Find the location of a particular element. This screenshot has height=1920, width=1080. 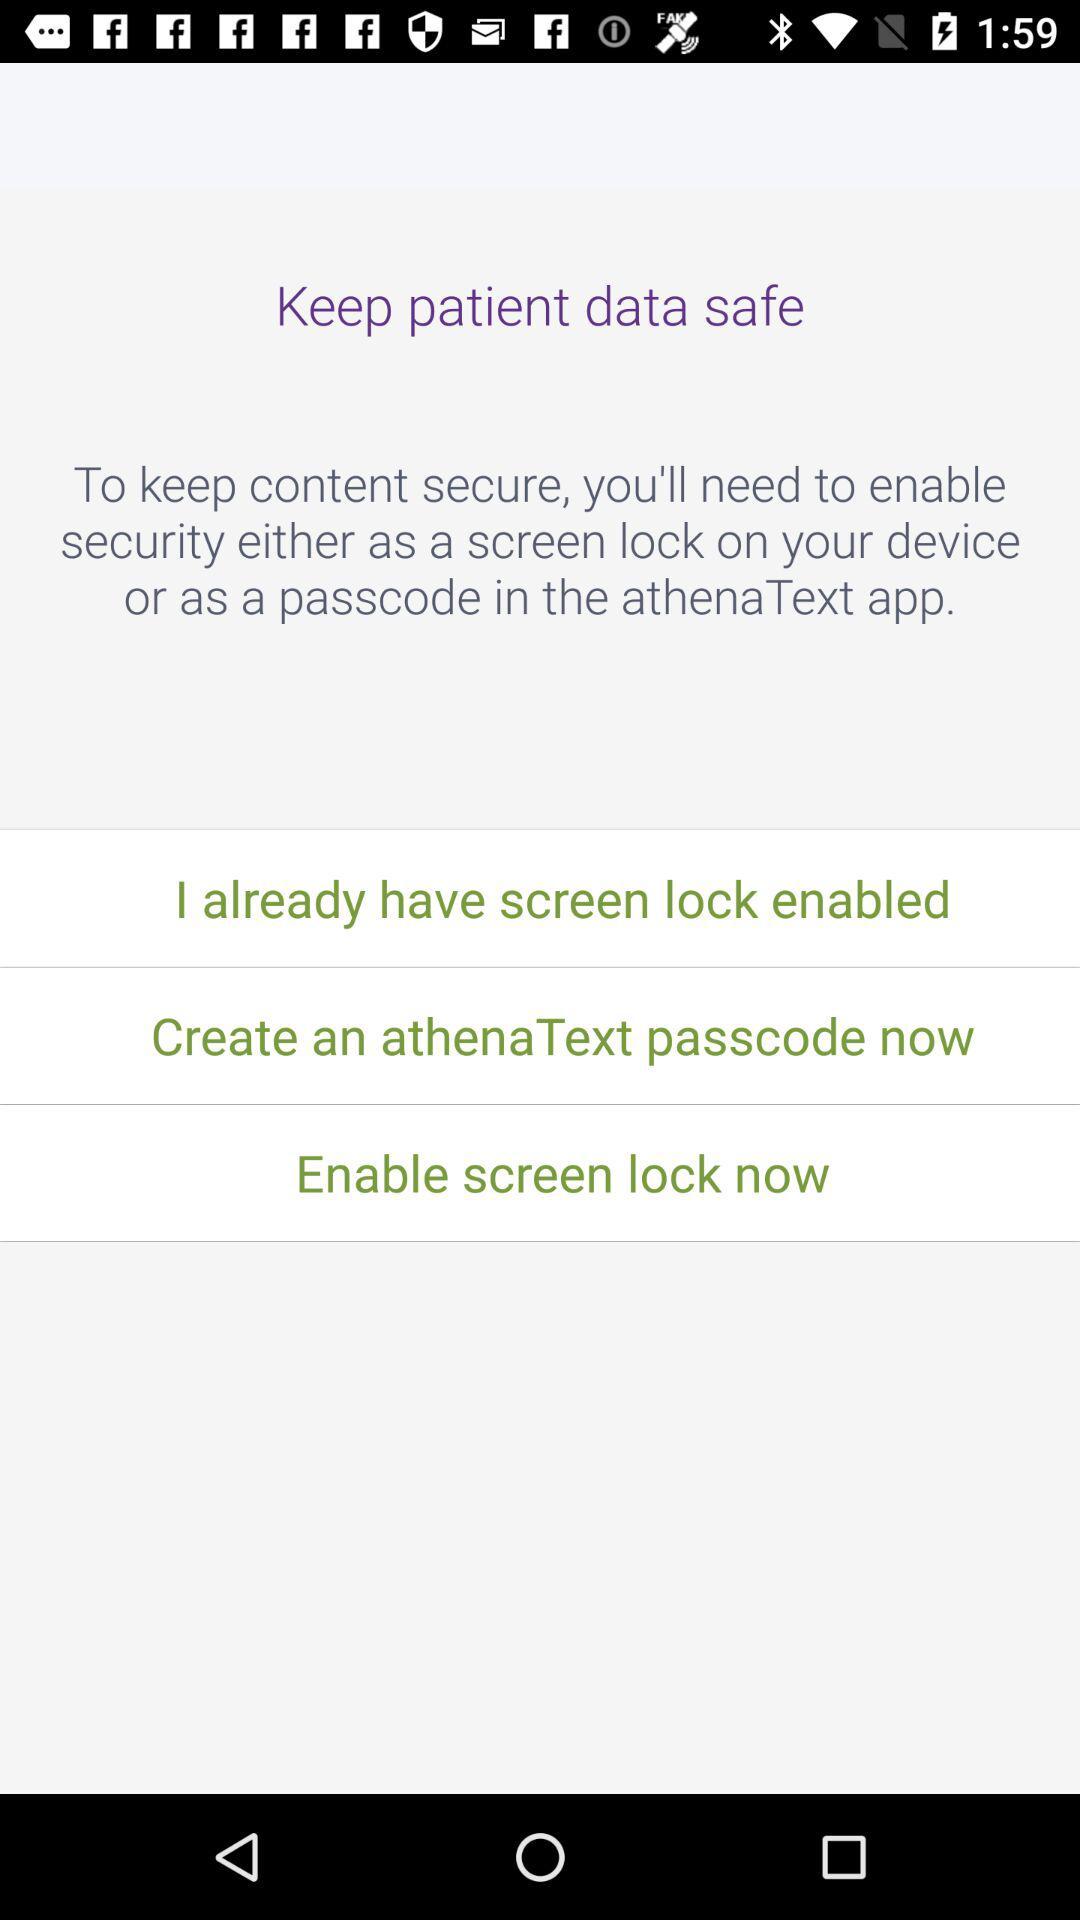

icon below to keep content is located at coordinates (540, 897).